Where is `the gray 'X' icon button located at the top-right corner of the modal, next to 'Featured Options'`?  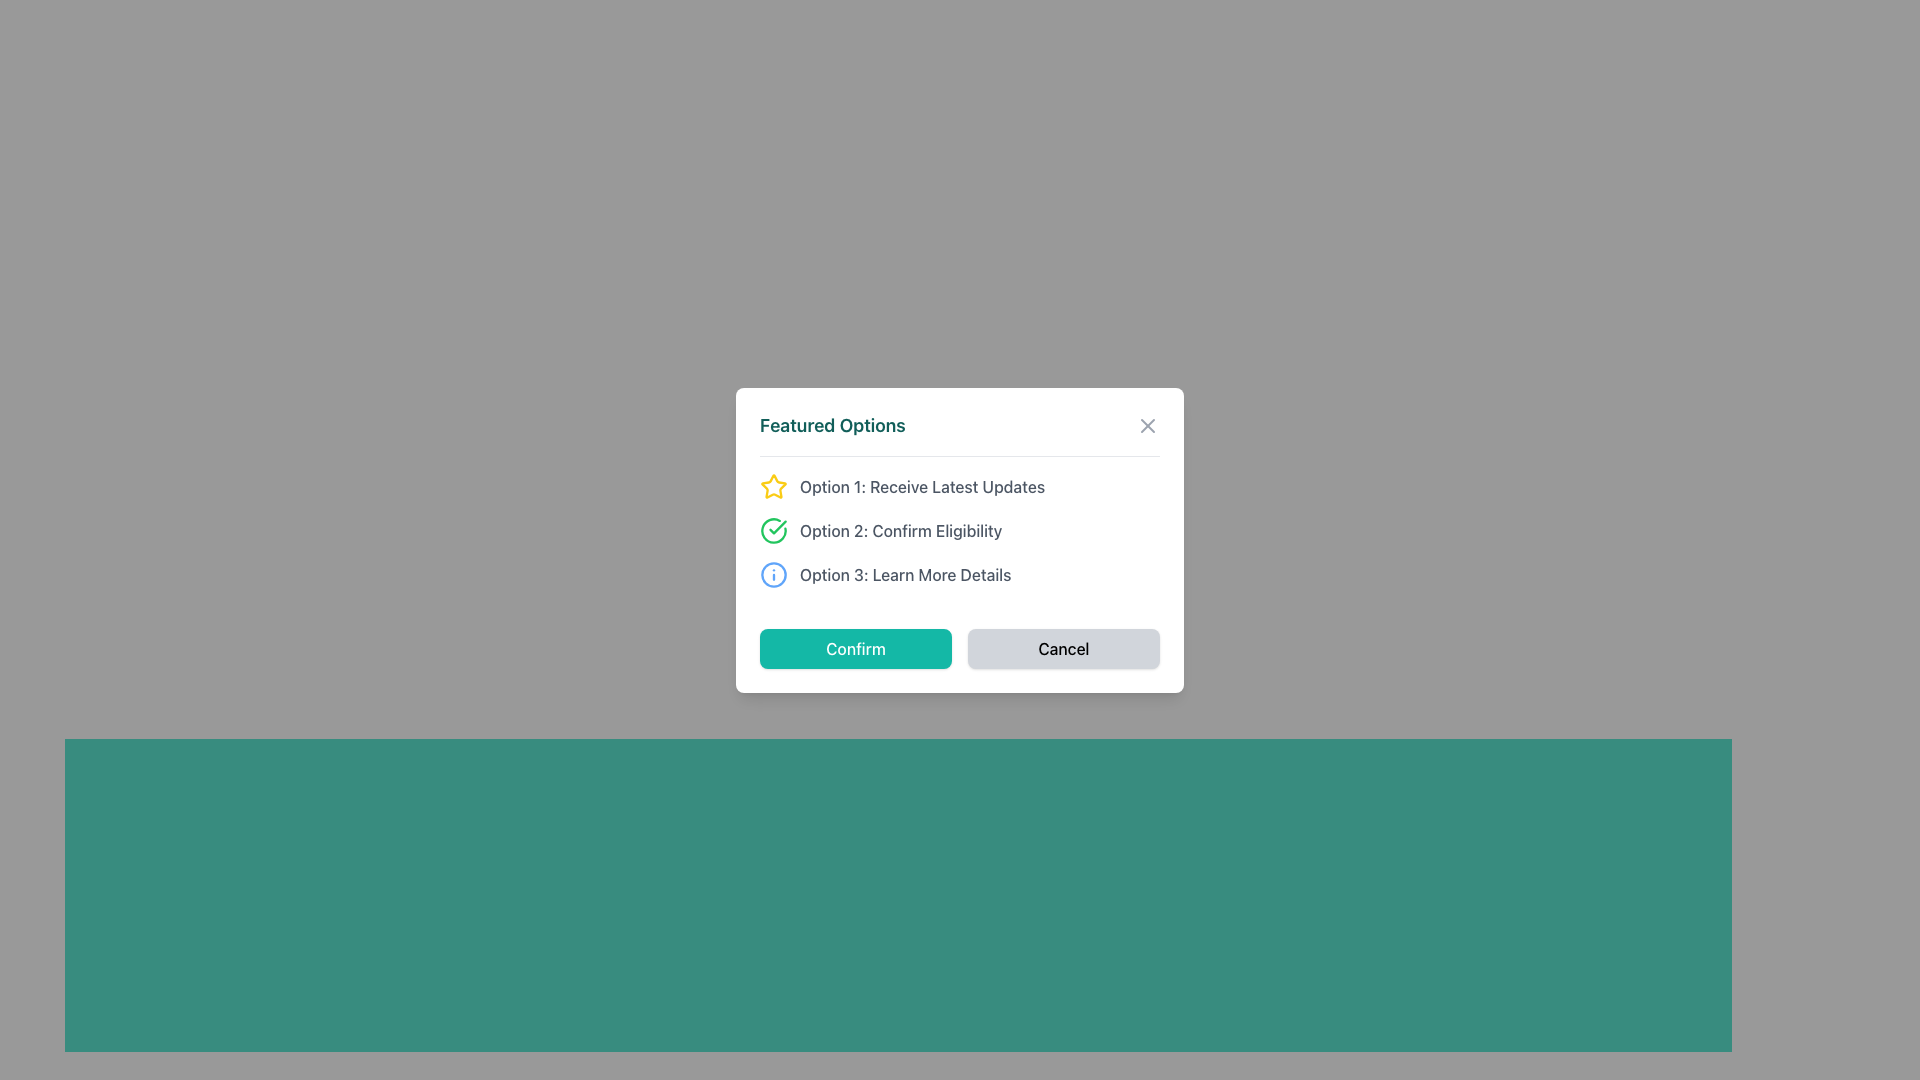 the gray 'X' icon button located at the top-right corner of the modal, next to 'Featured Options' is located at coordinates (1147, 423).